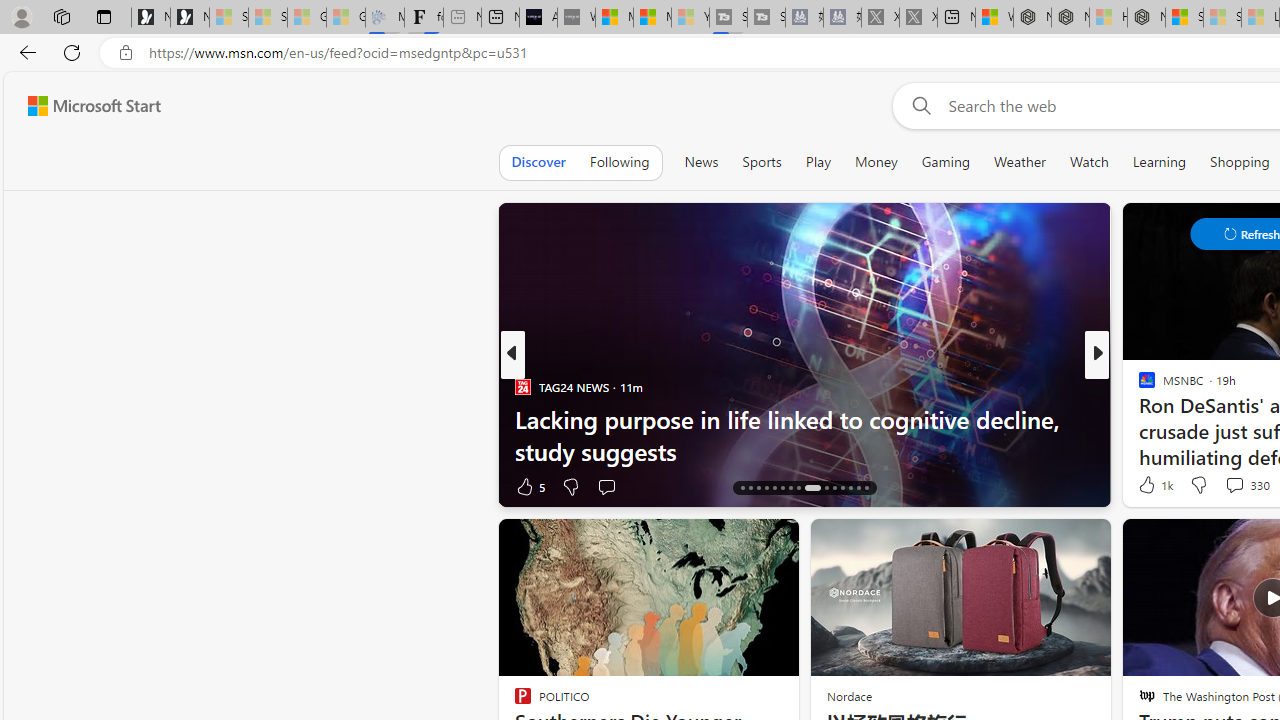 The image size is (1280, 720). I want to click on 'AI Voice Changer for PC and Mac - Voice.ai', so click(538, 17).